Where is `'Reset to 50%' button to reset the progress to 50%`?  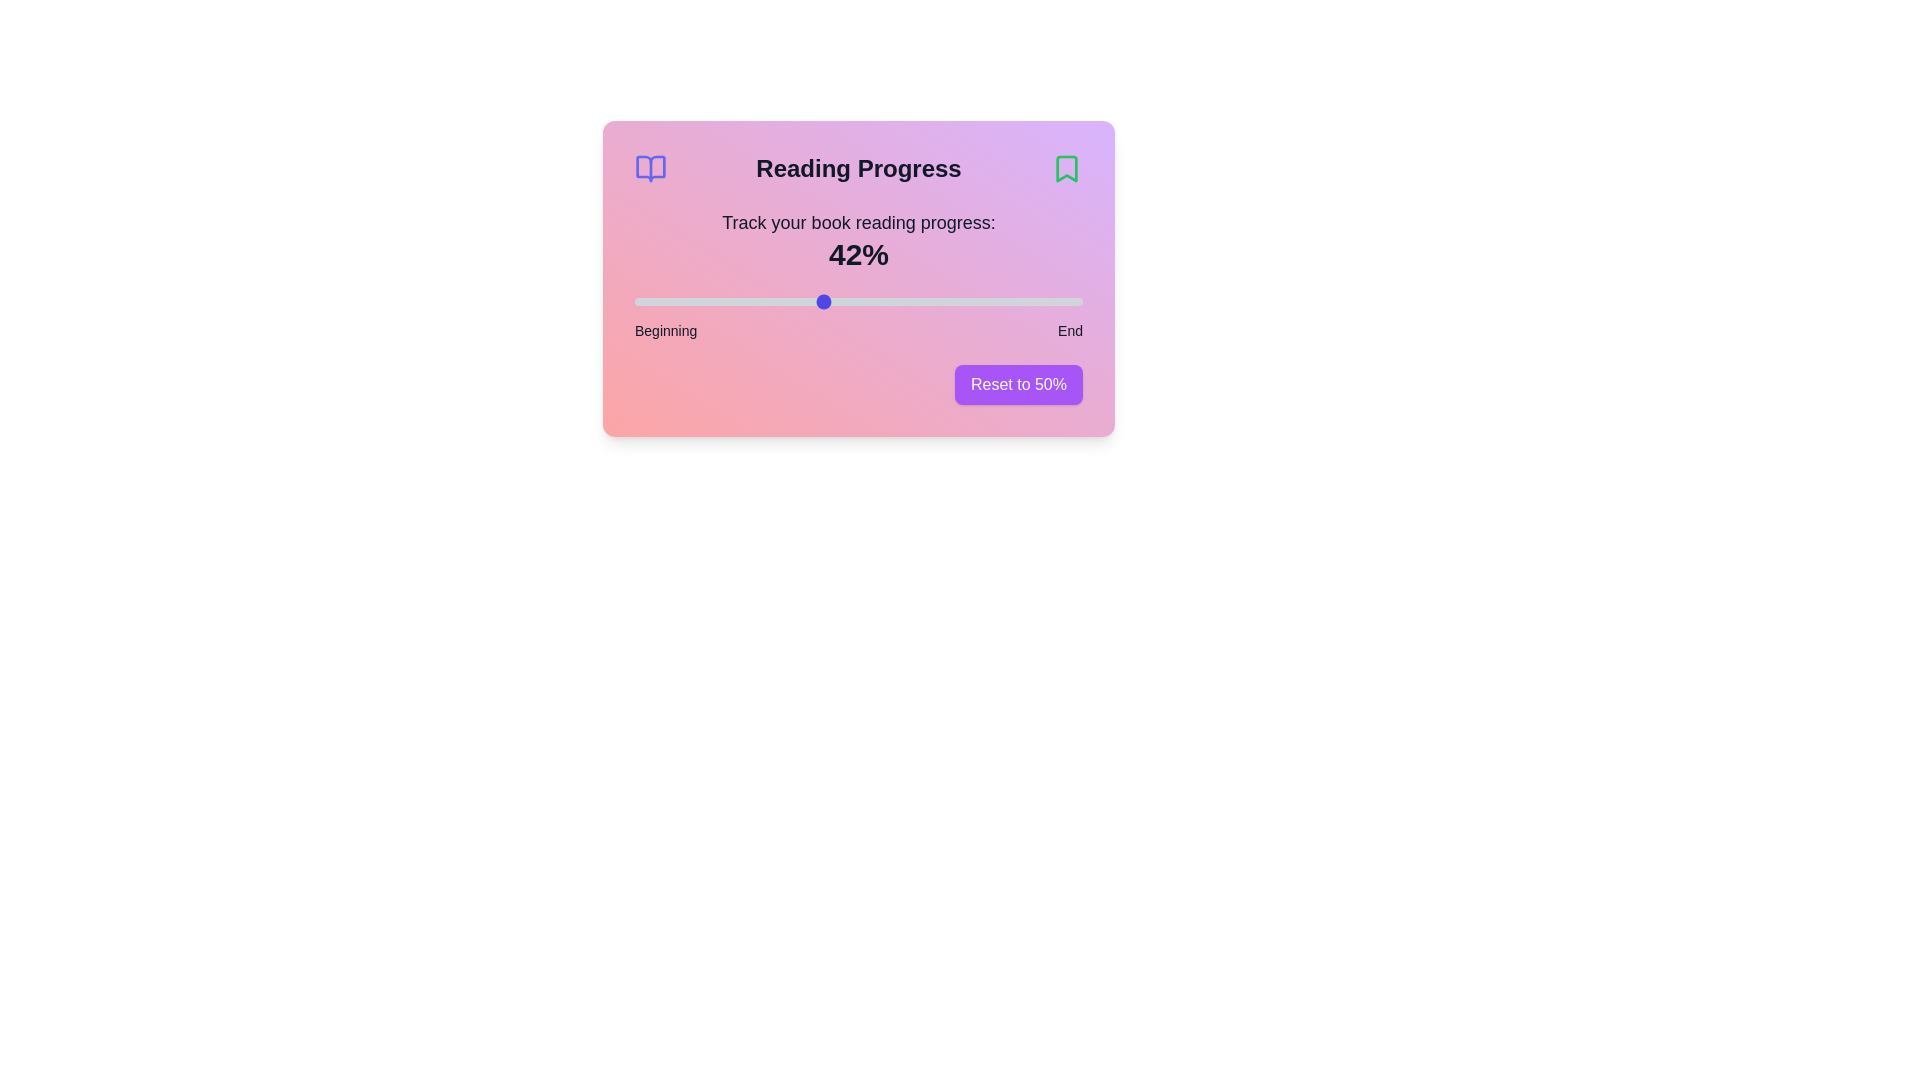
'Reset to 50%' button to reset the progress to 50% is located at coordinates (1018, 385).